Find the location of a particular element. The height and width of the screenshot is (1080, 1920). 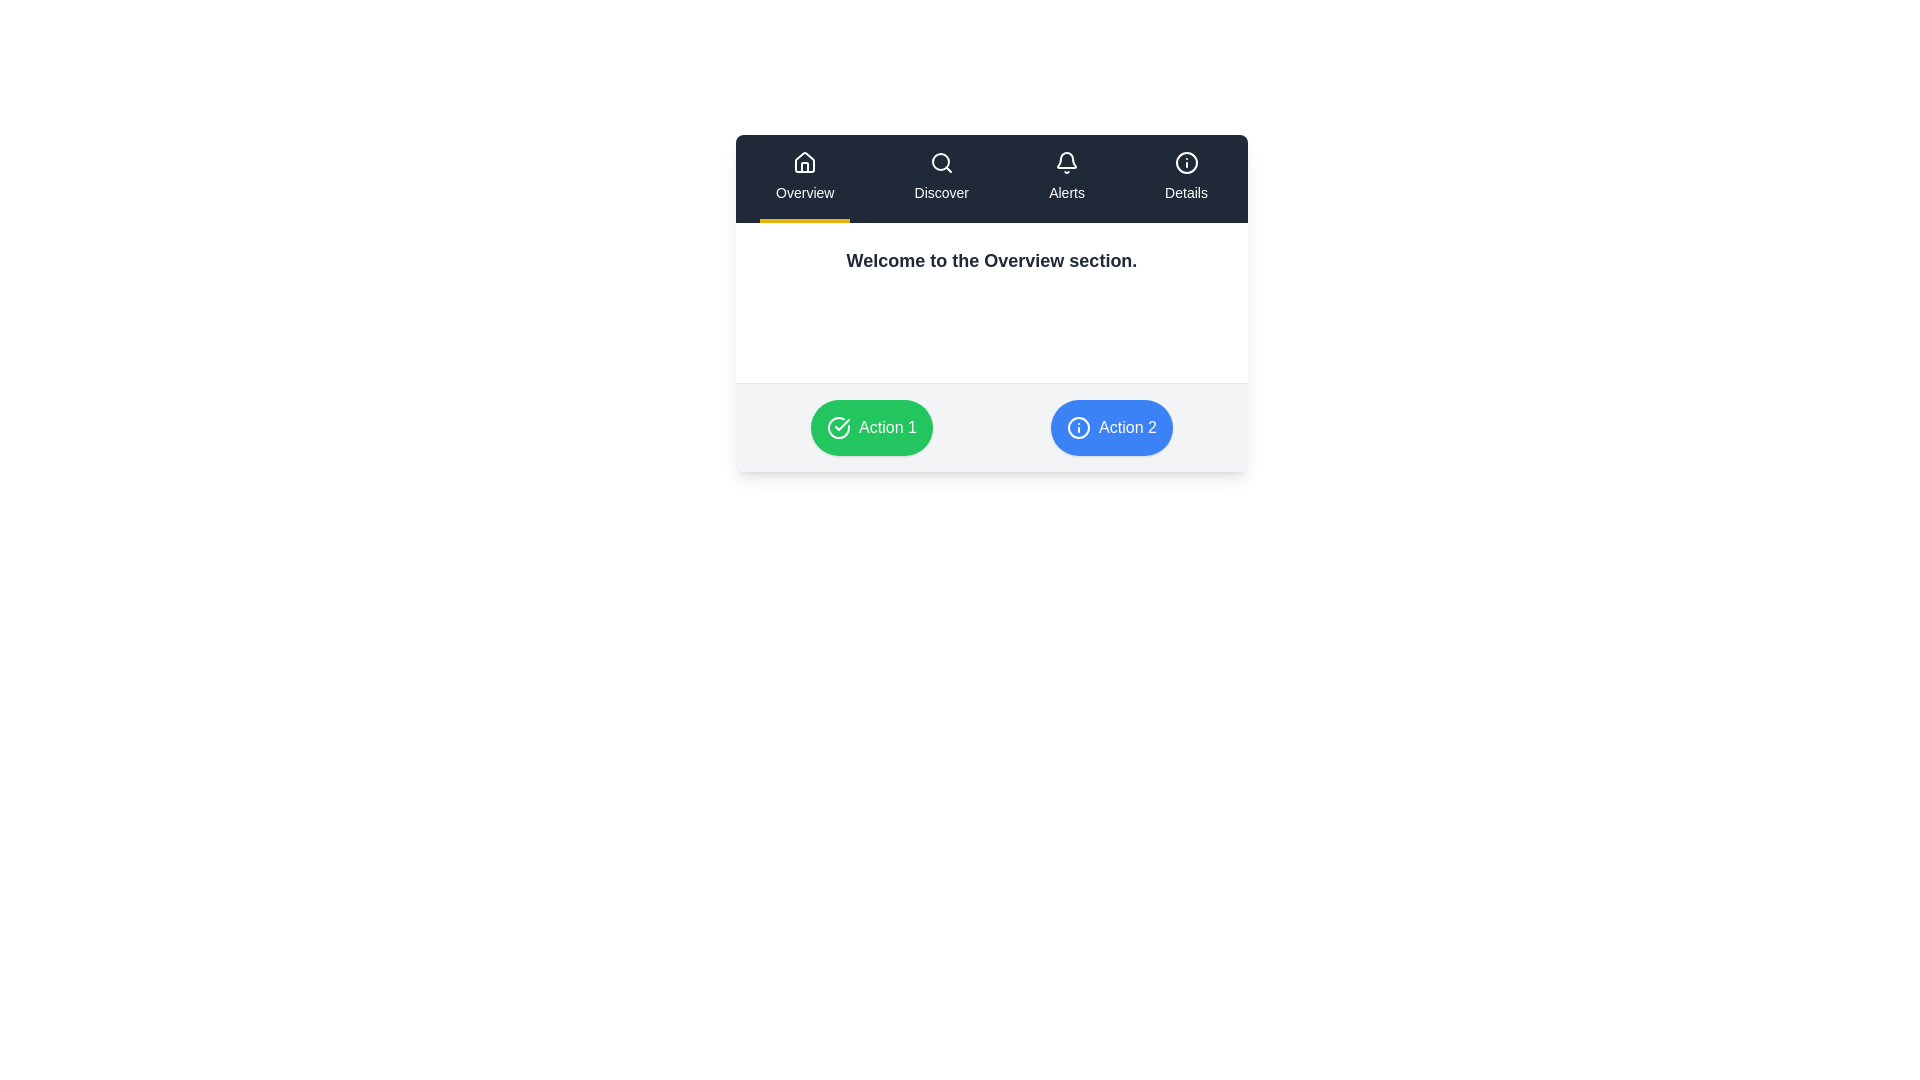

the 'Discover' text label located in the second navigational tab under the magnifying glass icon is located at coordinates (940, 192).